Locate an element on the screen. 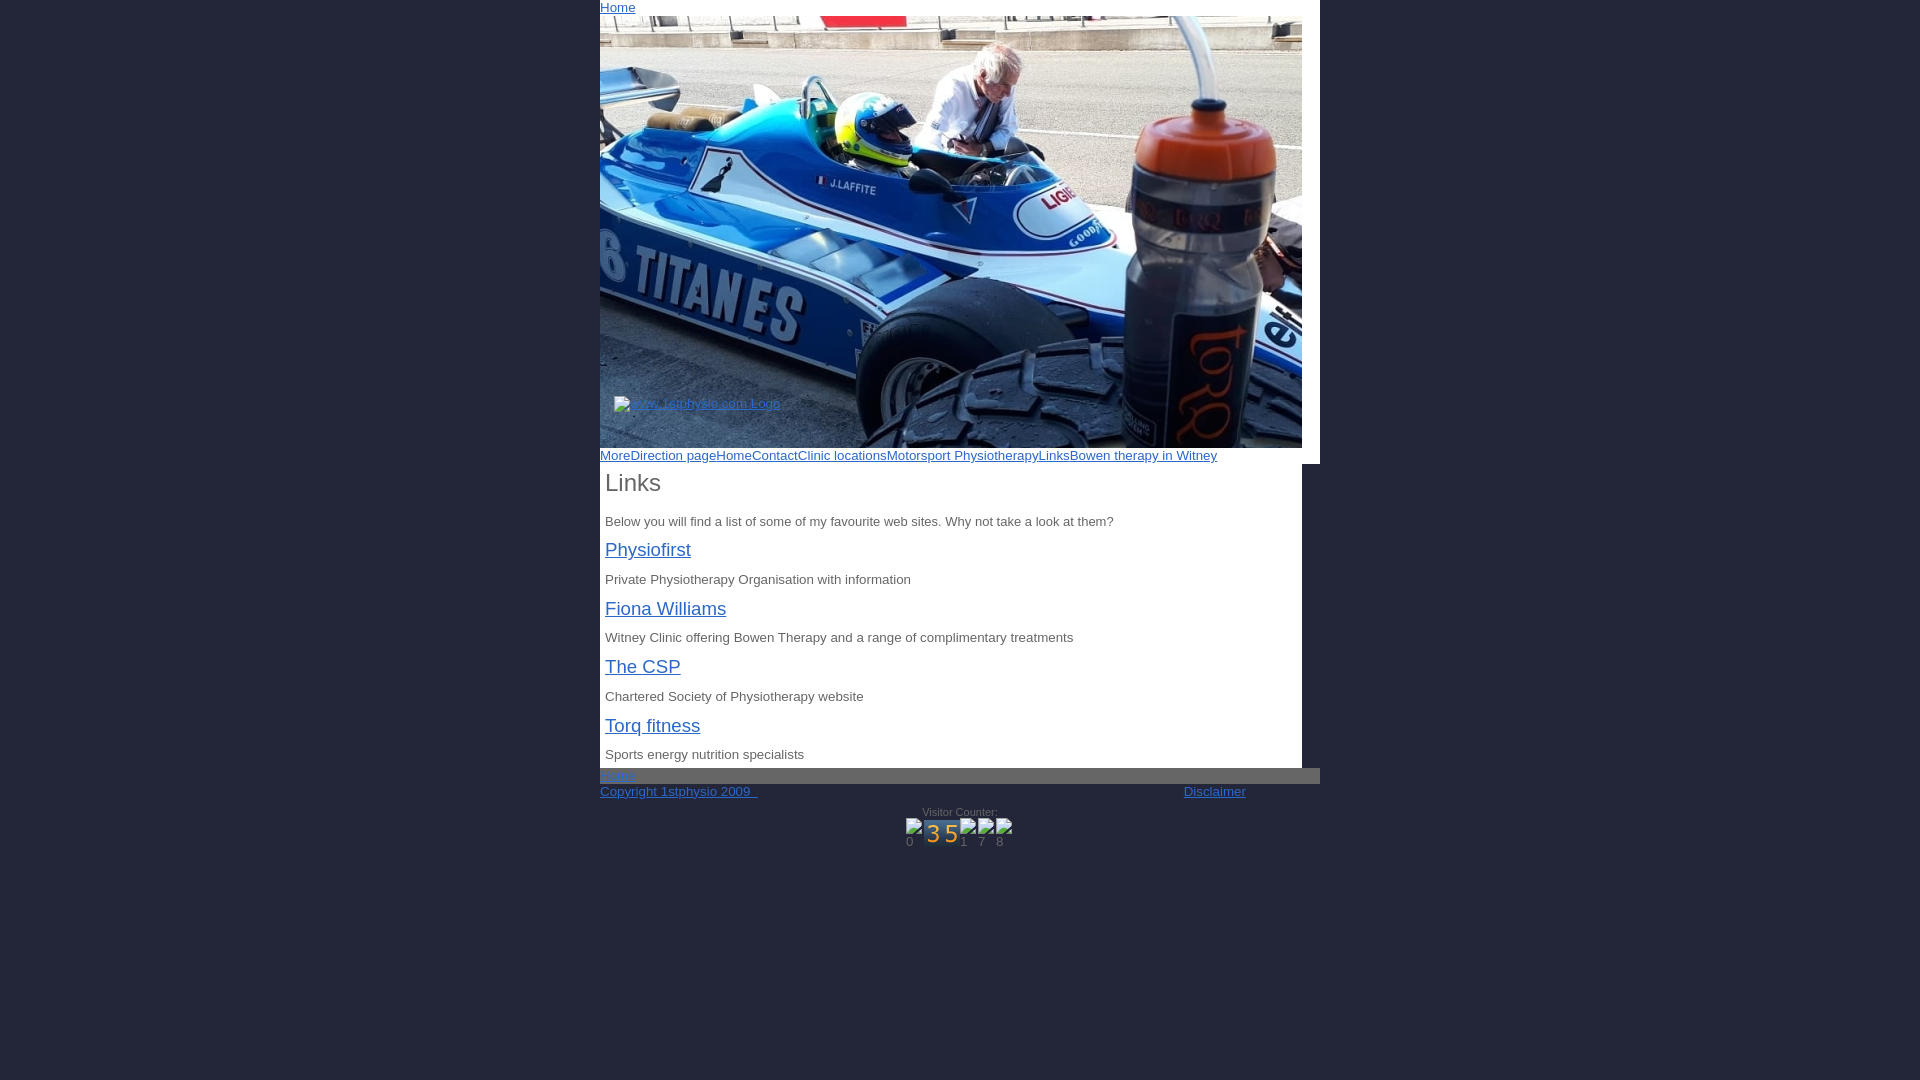  'Physiofirst' is located at coordinates (648, 549).